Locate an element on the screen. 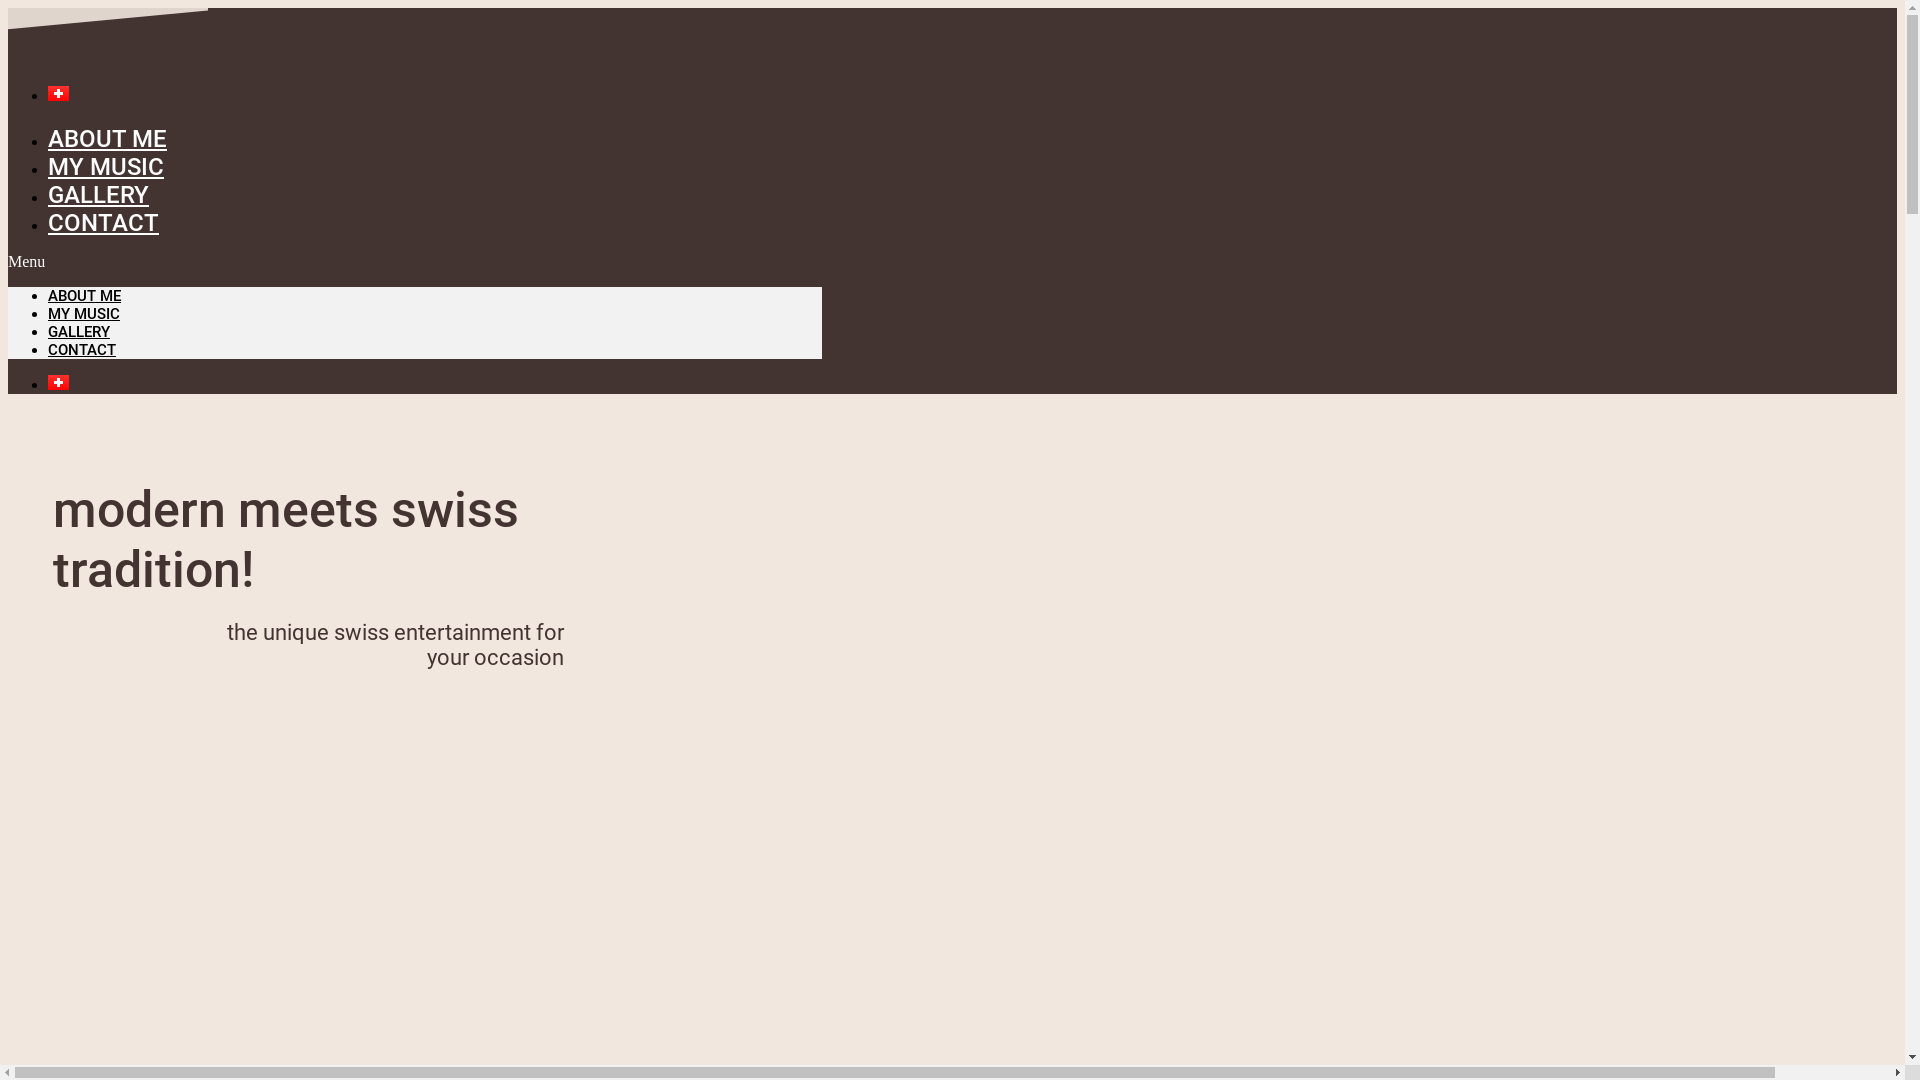 The width and height of the screenshot is (1920, 1080). 'MY MUSIC' is located at coordinates (48, 165).